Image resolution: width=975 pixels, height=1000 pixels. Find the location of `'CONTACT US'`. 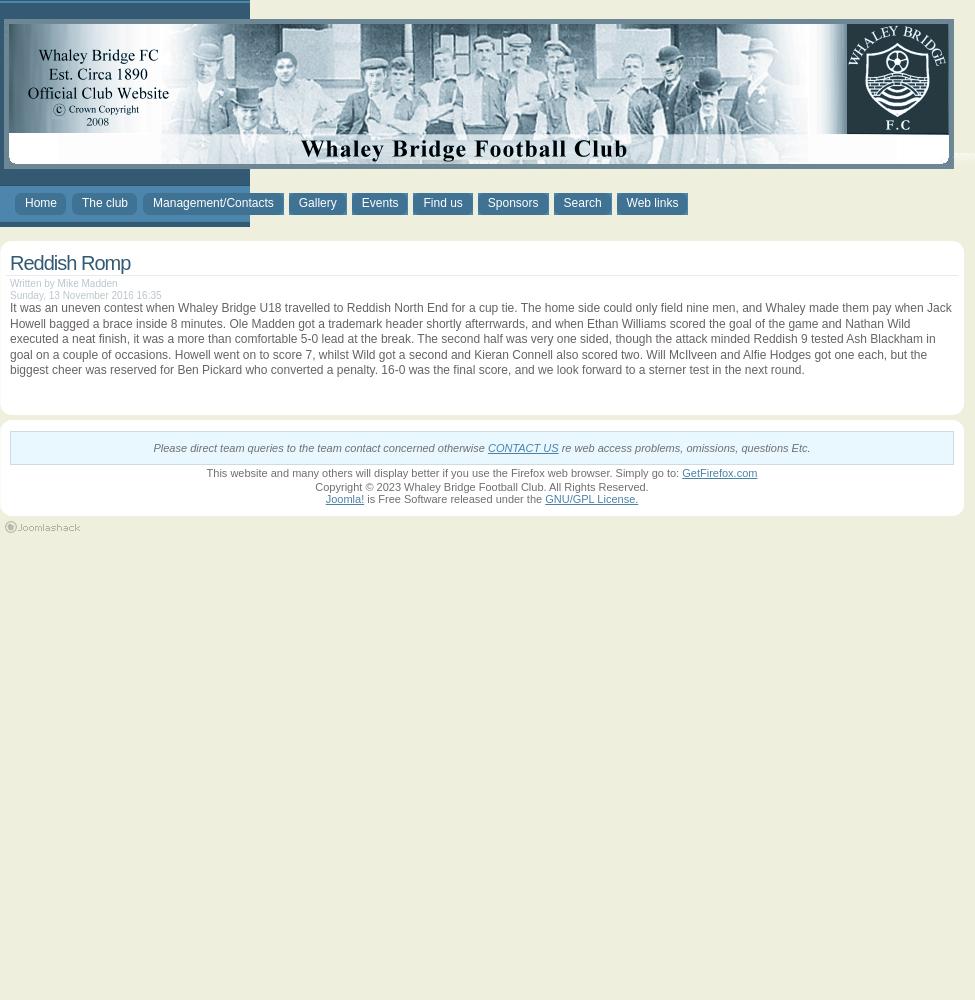

'CONTACT US' is located at coordinates (487, 447).